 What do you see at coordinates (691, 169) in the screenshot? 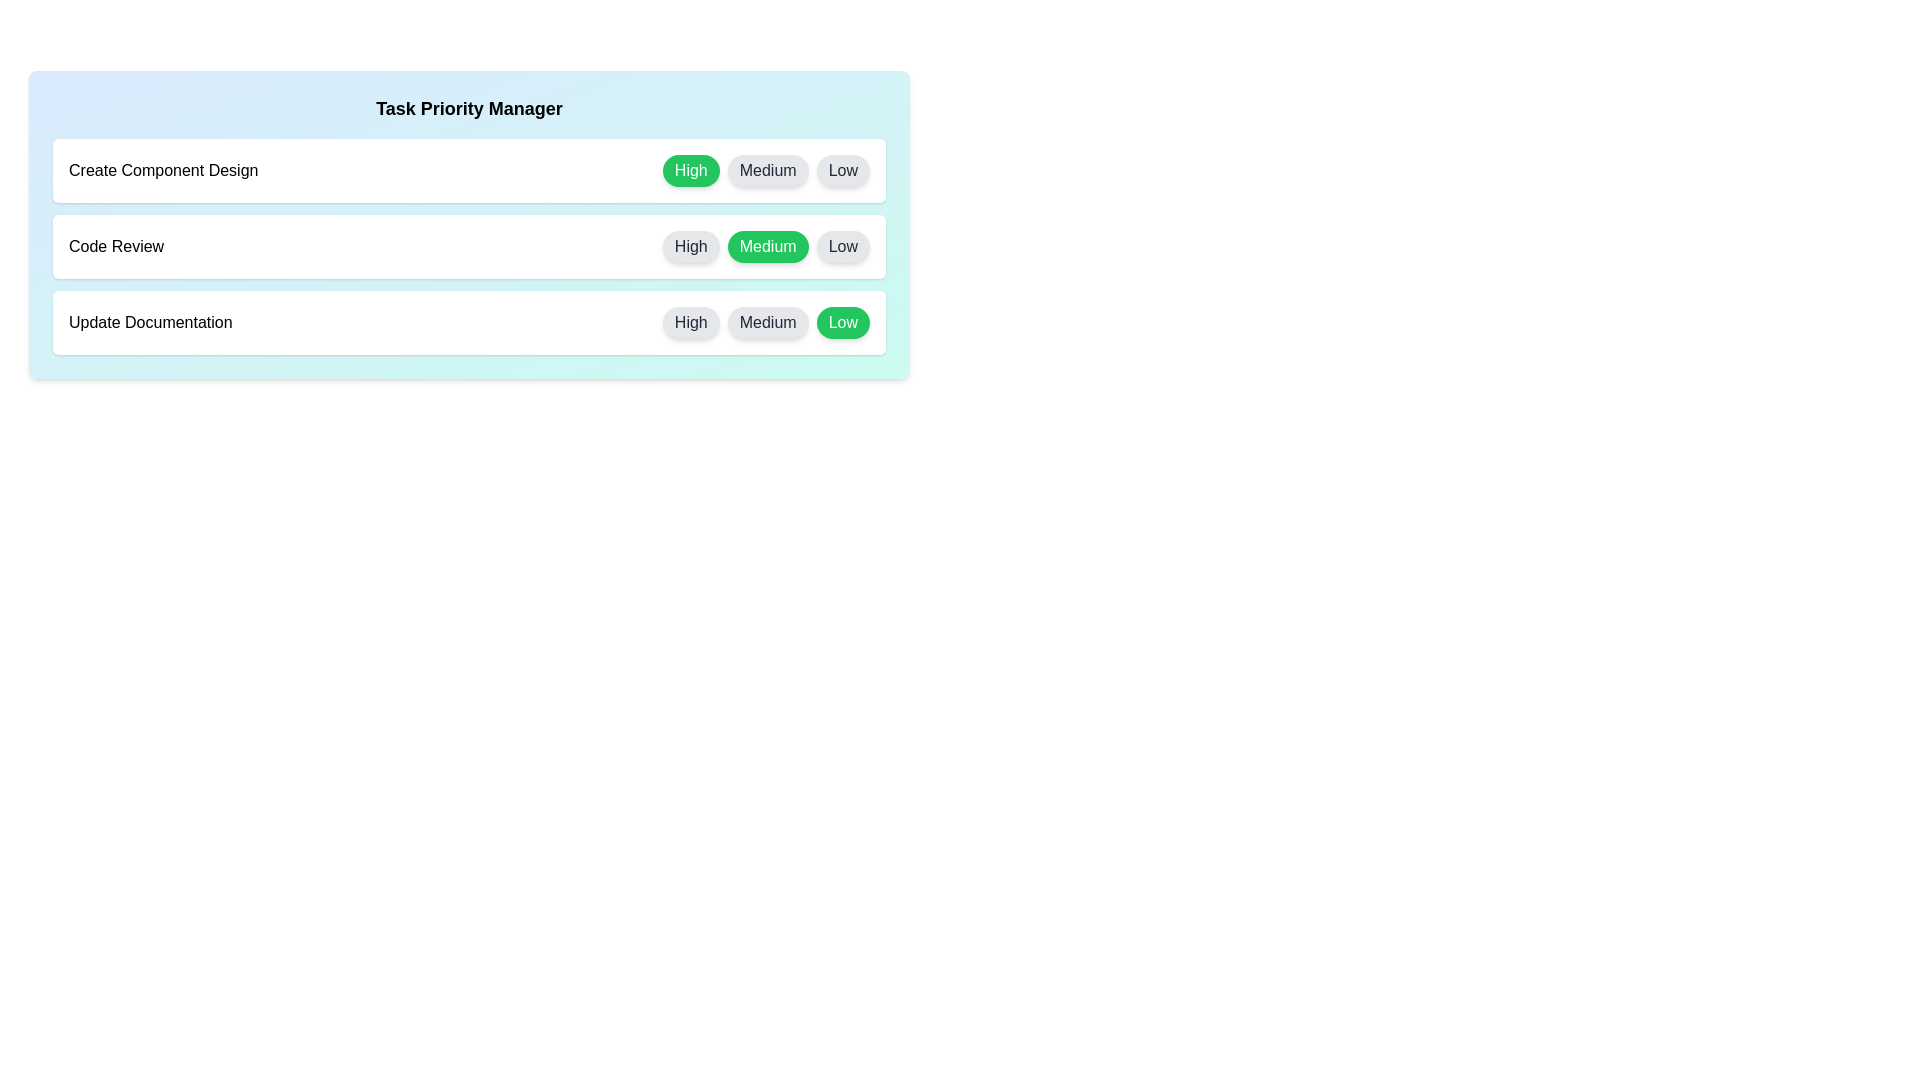
I see `the High button for the task 'Create Component Design' to set its priority` at bounding box center [691, 169].